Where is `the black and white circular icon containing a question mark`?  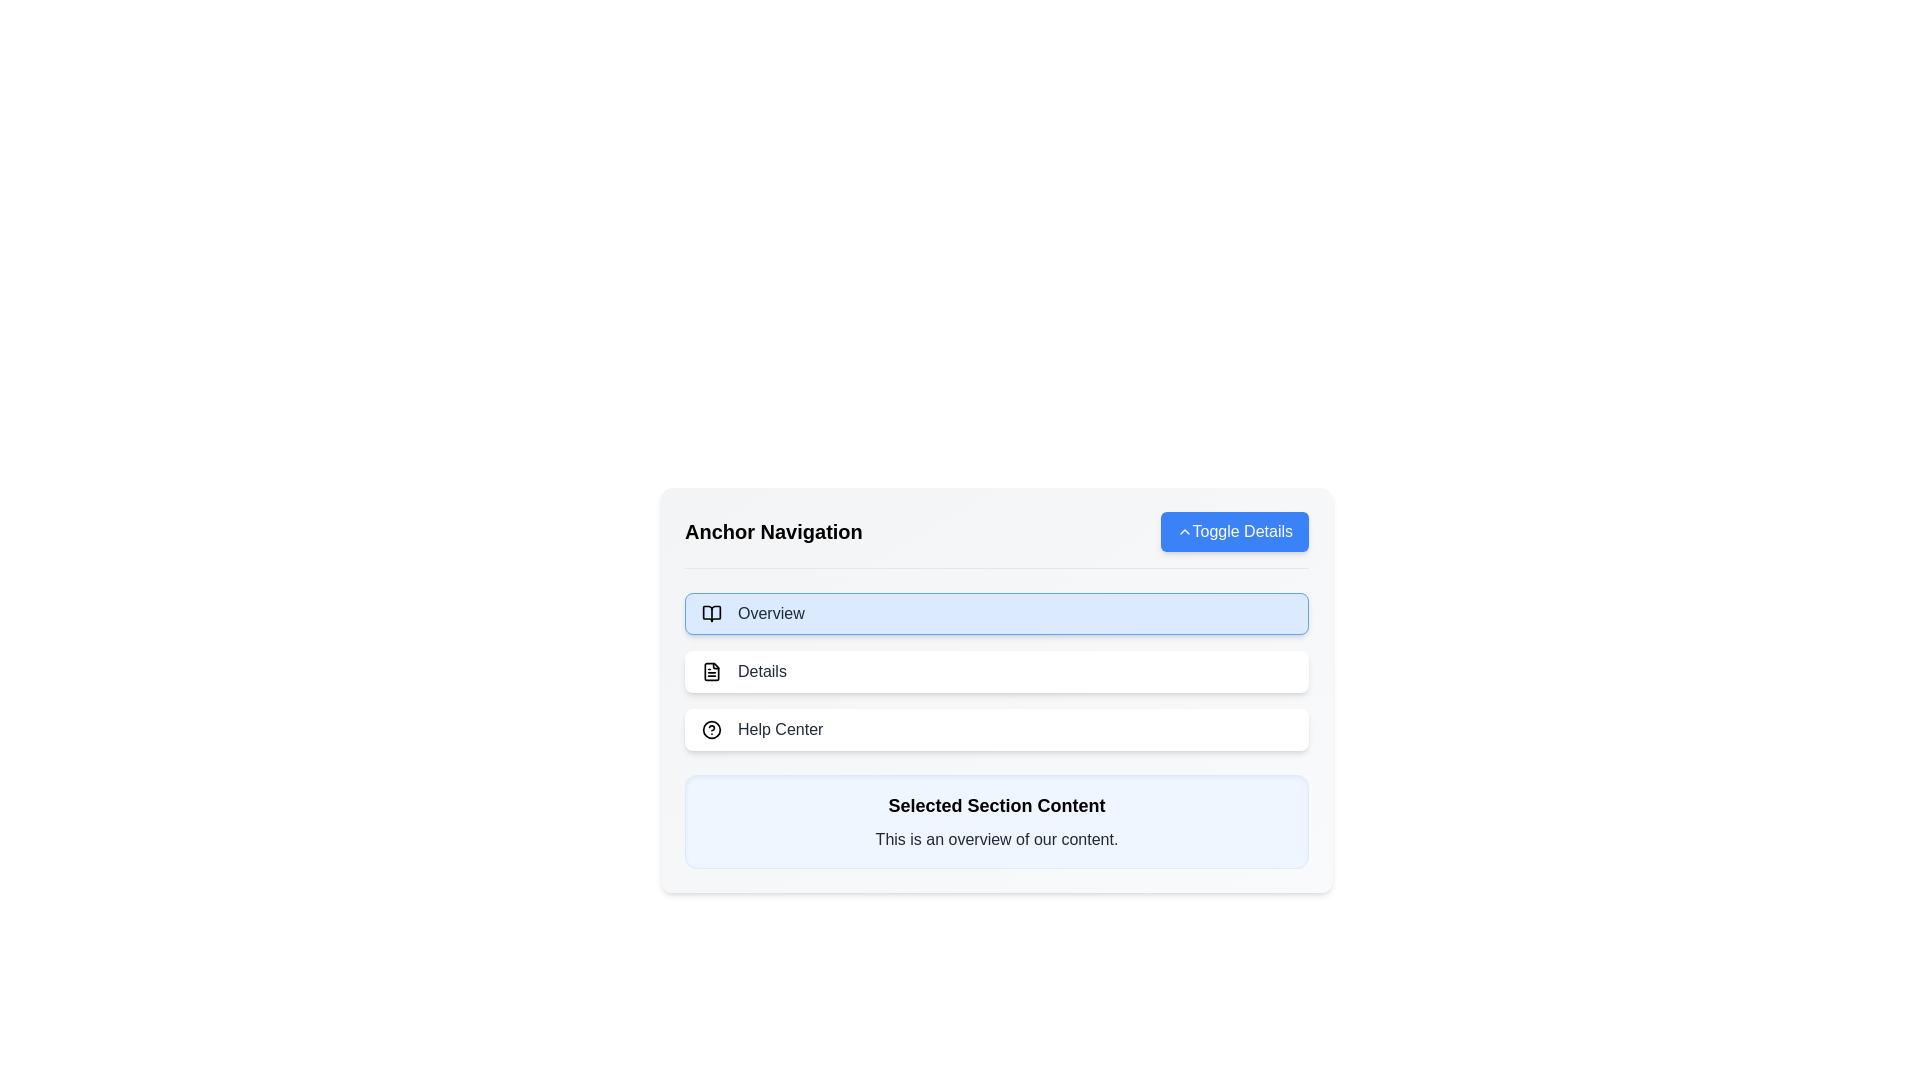 the black and white circular icon containing a question mark is located at coordinates (711, 729).